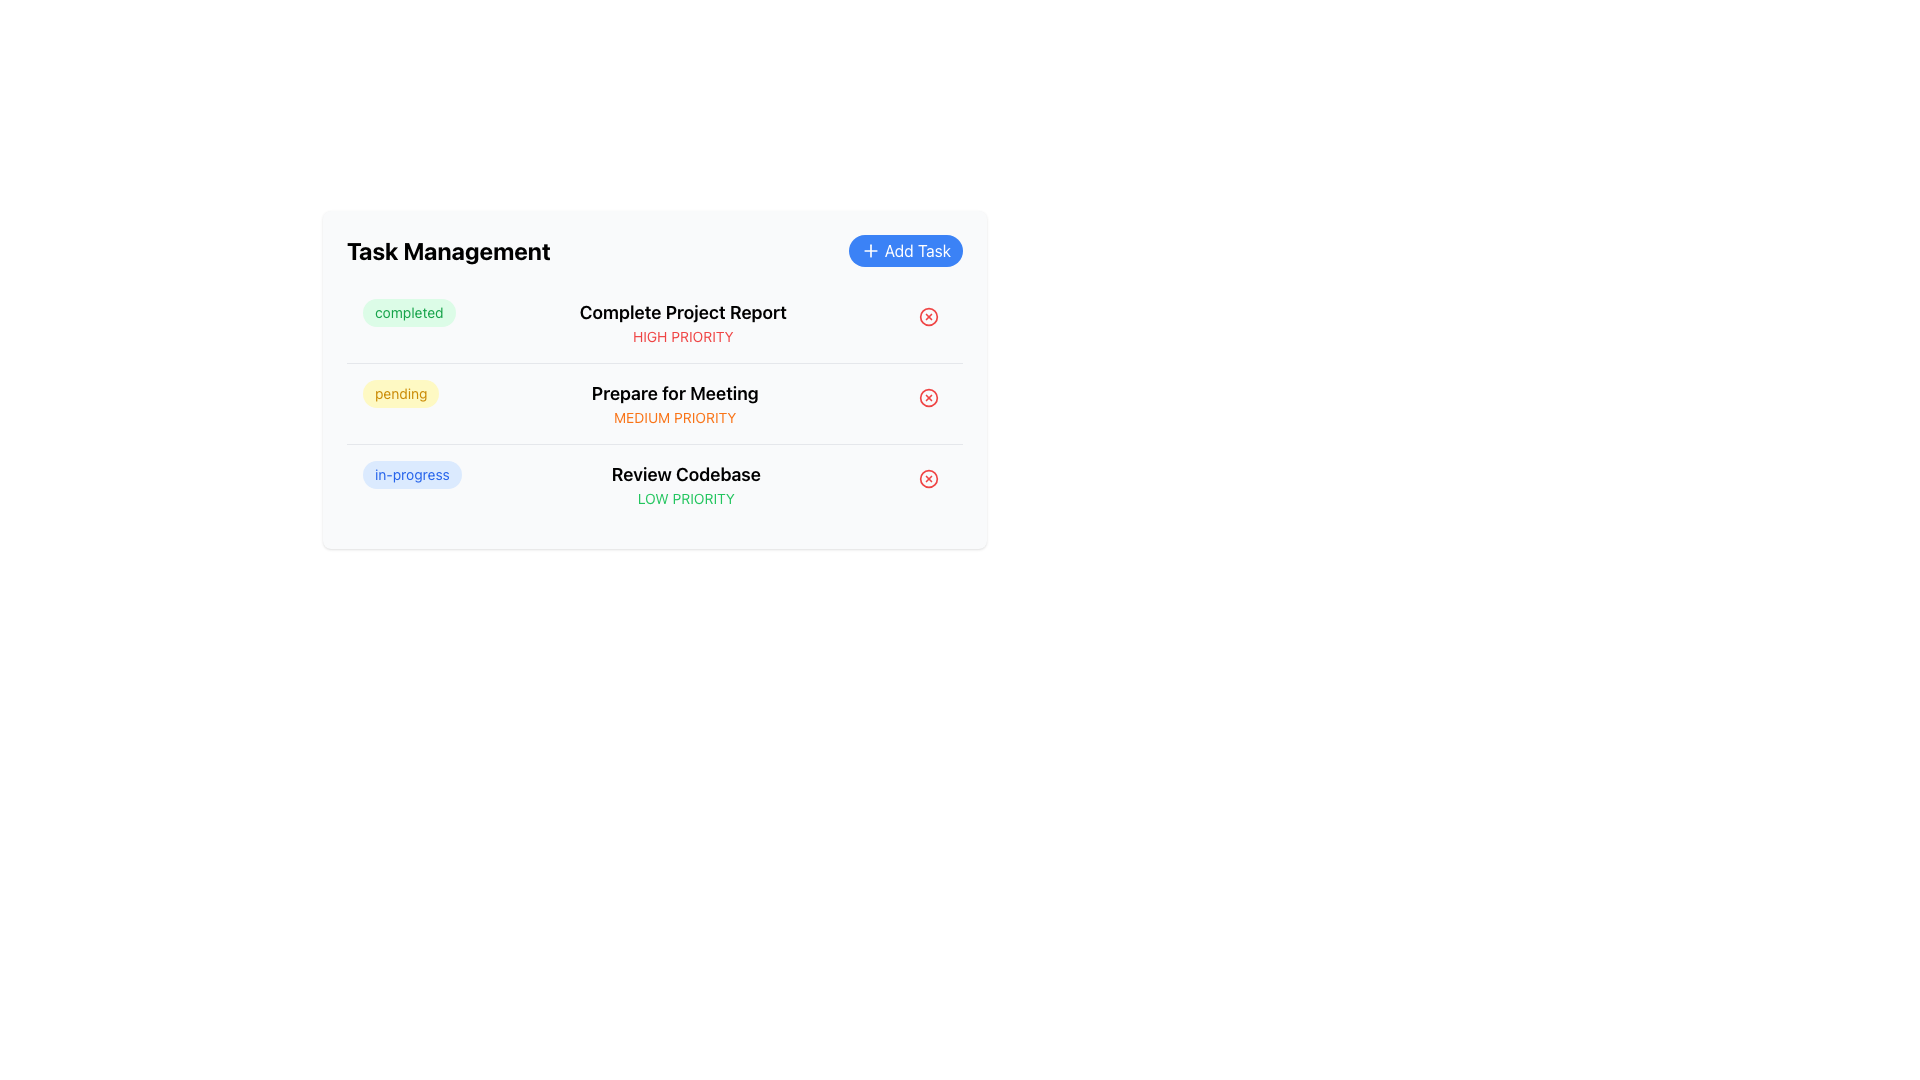 This screenshot has height=1080, width=1920. Describe the element at coordinates (686, 485) in the screenshot. I see `the text display that shows 'Review Codebase' in bold black font and 'LOW PRIORITY' in smaller green text, located in the 'in-progress' task section of the Task Management interface` at that location.